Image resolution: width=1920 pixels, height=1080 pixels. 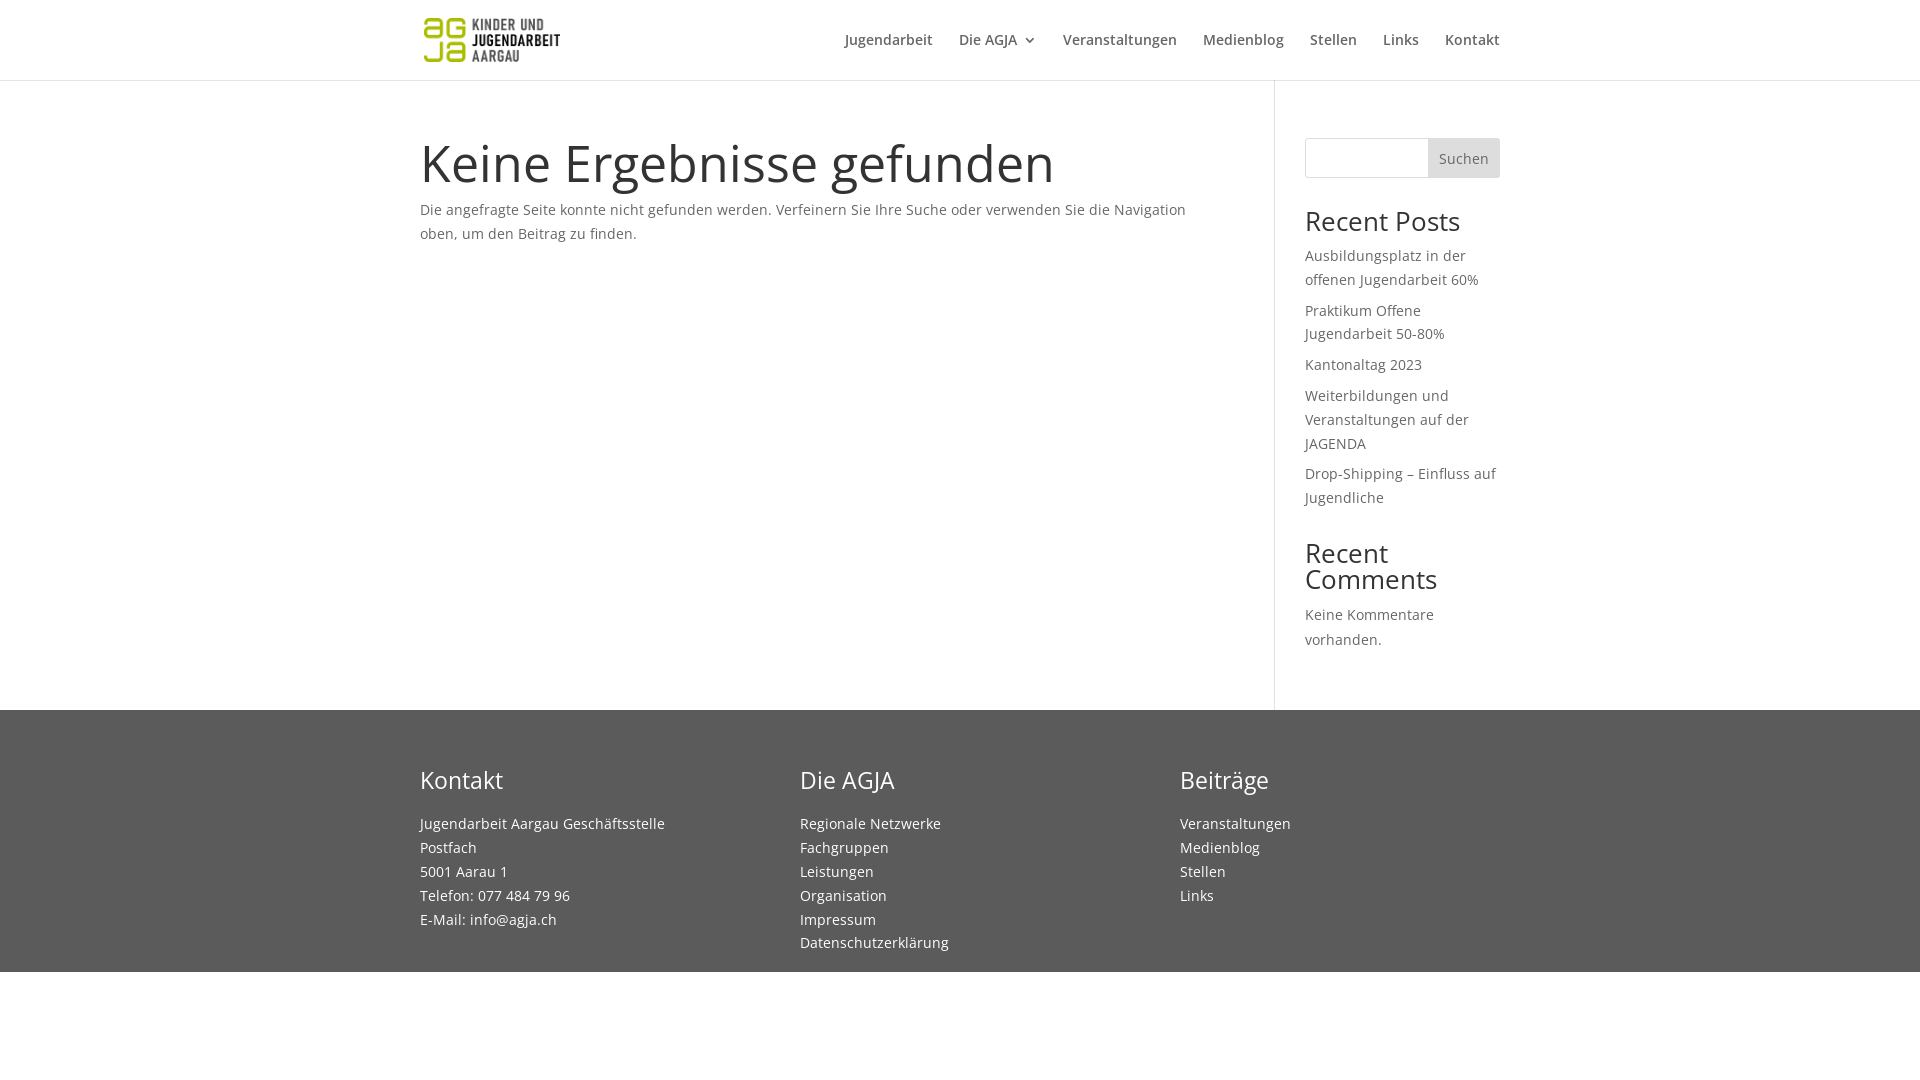 What do you see at coordinates (844, 847) in the screenshot?
I see `'Fachgruppen'` at bounding box center [844, 847].